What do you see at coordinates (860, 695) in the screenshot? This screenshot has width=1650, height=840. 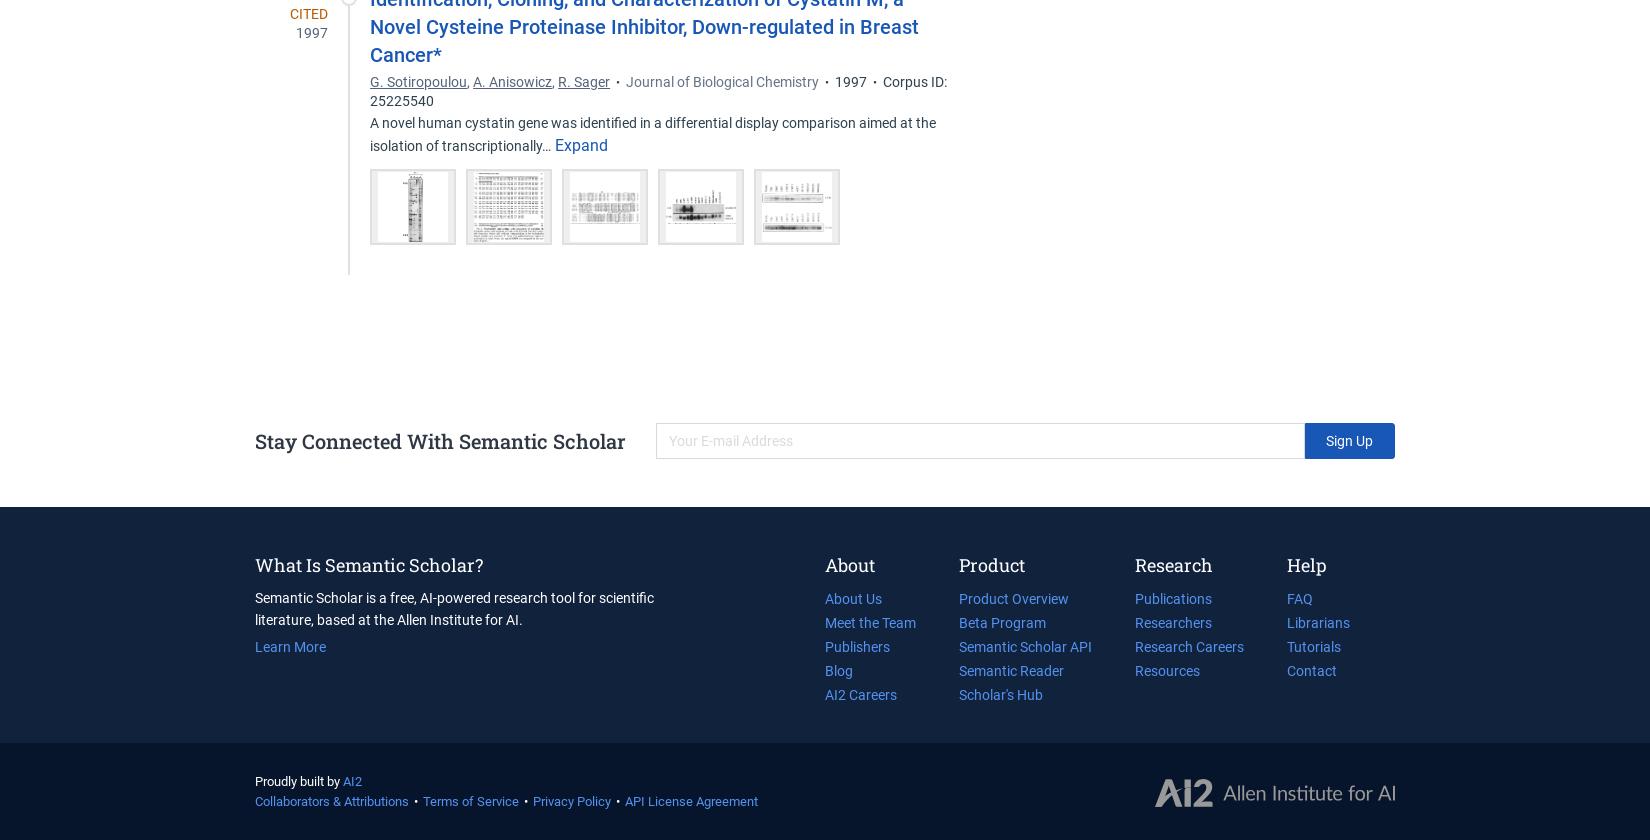 I see `'AI2 Careers'` at bounding box center [860, 695].